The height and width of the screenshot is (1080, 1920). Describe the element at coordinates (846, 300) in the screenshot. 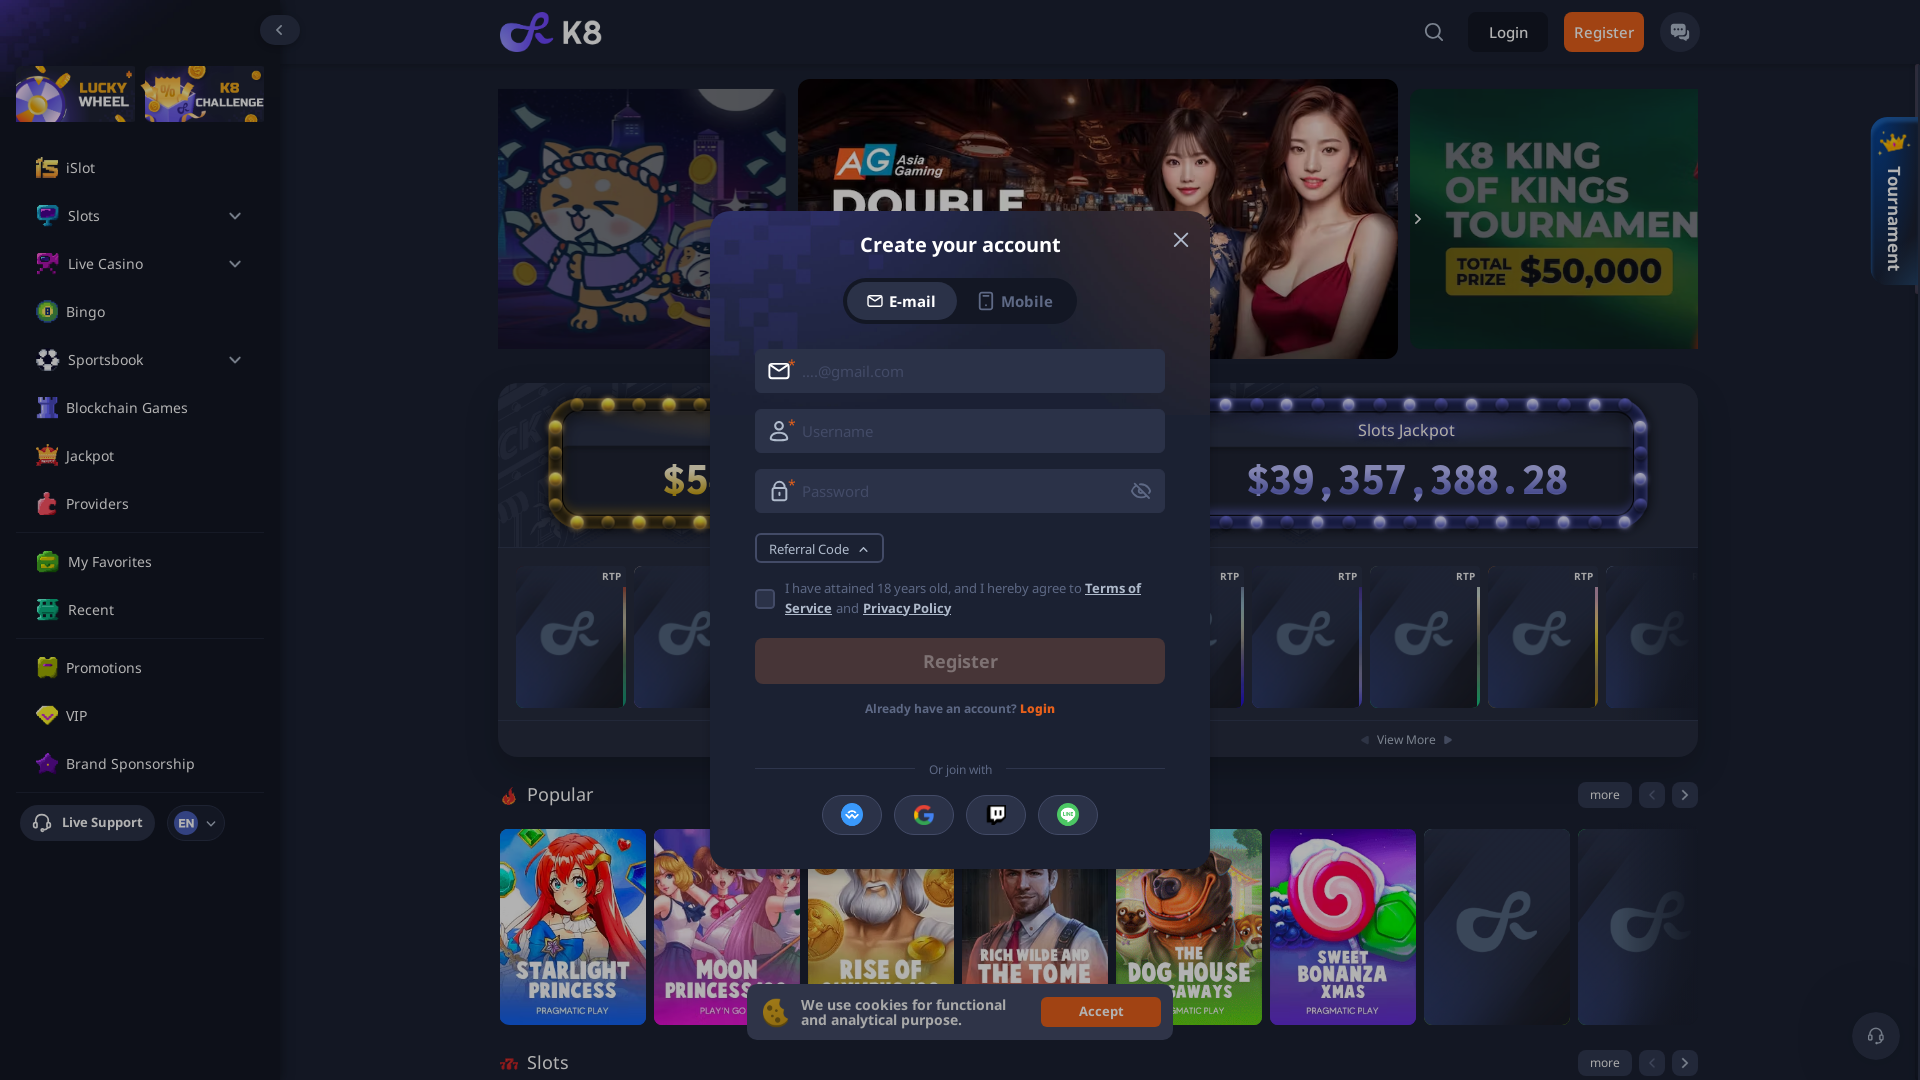

I see `'E-mail'` at that location.